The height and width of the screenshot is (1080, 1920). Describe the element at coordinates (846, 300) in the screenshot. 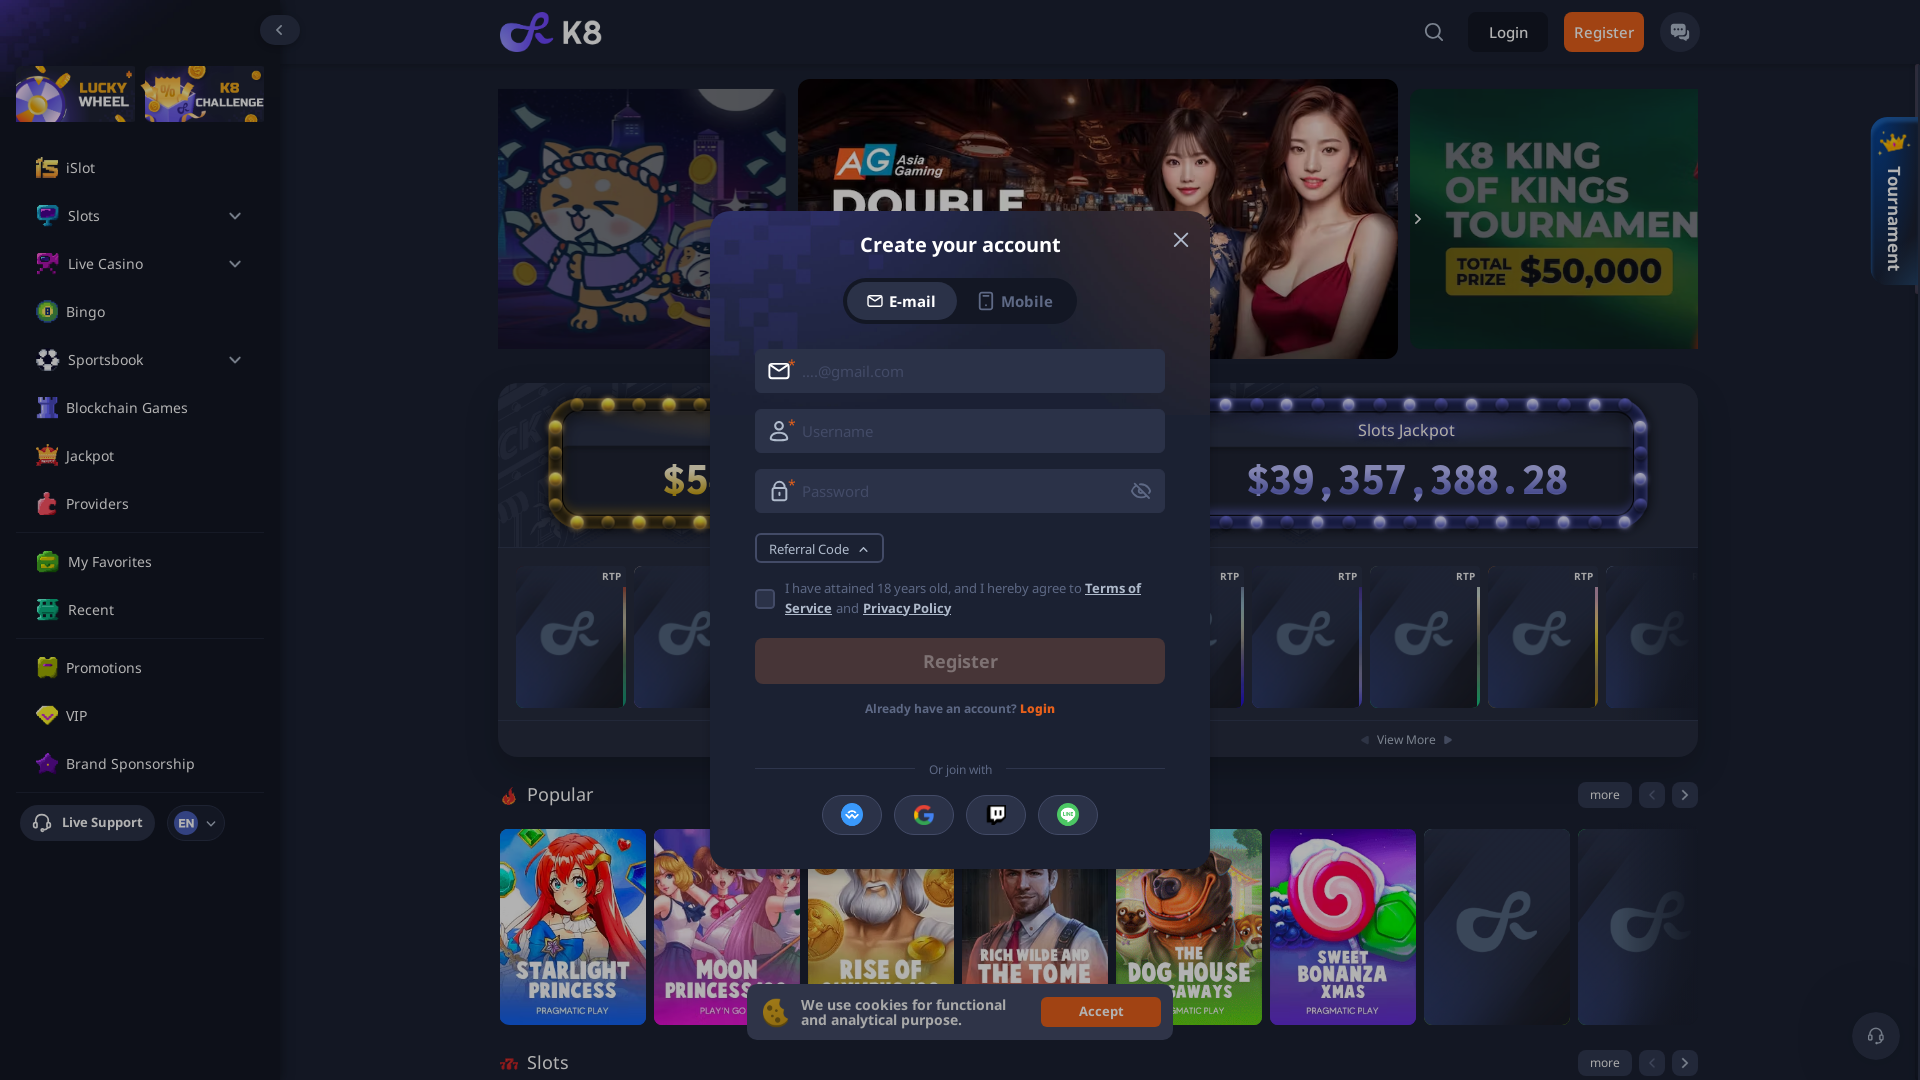

I see `'E-mail'` at that location.